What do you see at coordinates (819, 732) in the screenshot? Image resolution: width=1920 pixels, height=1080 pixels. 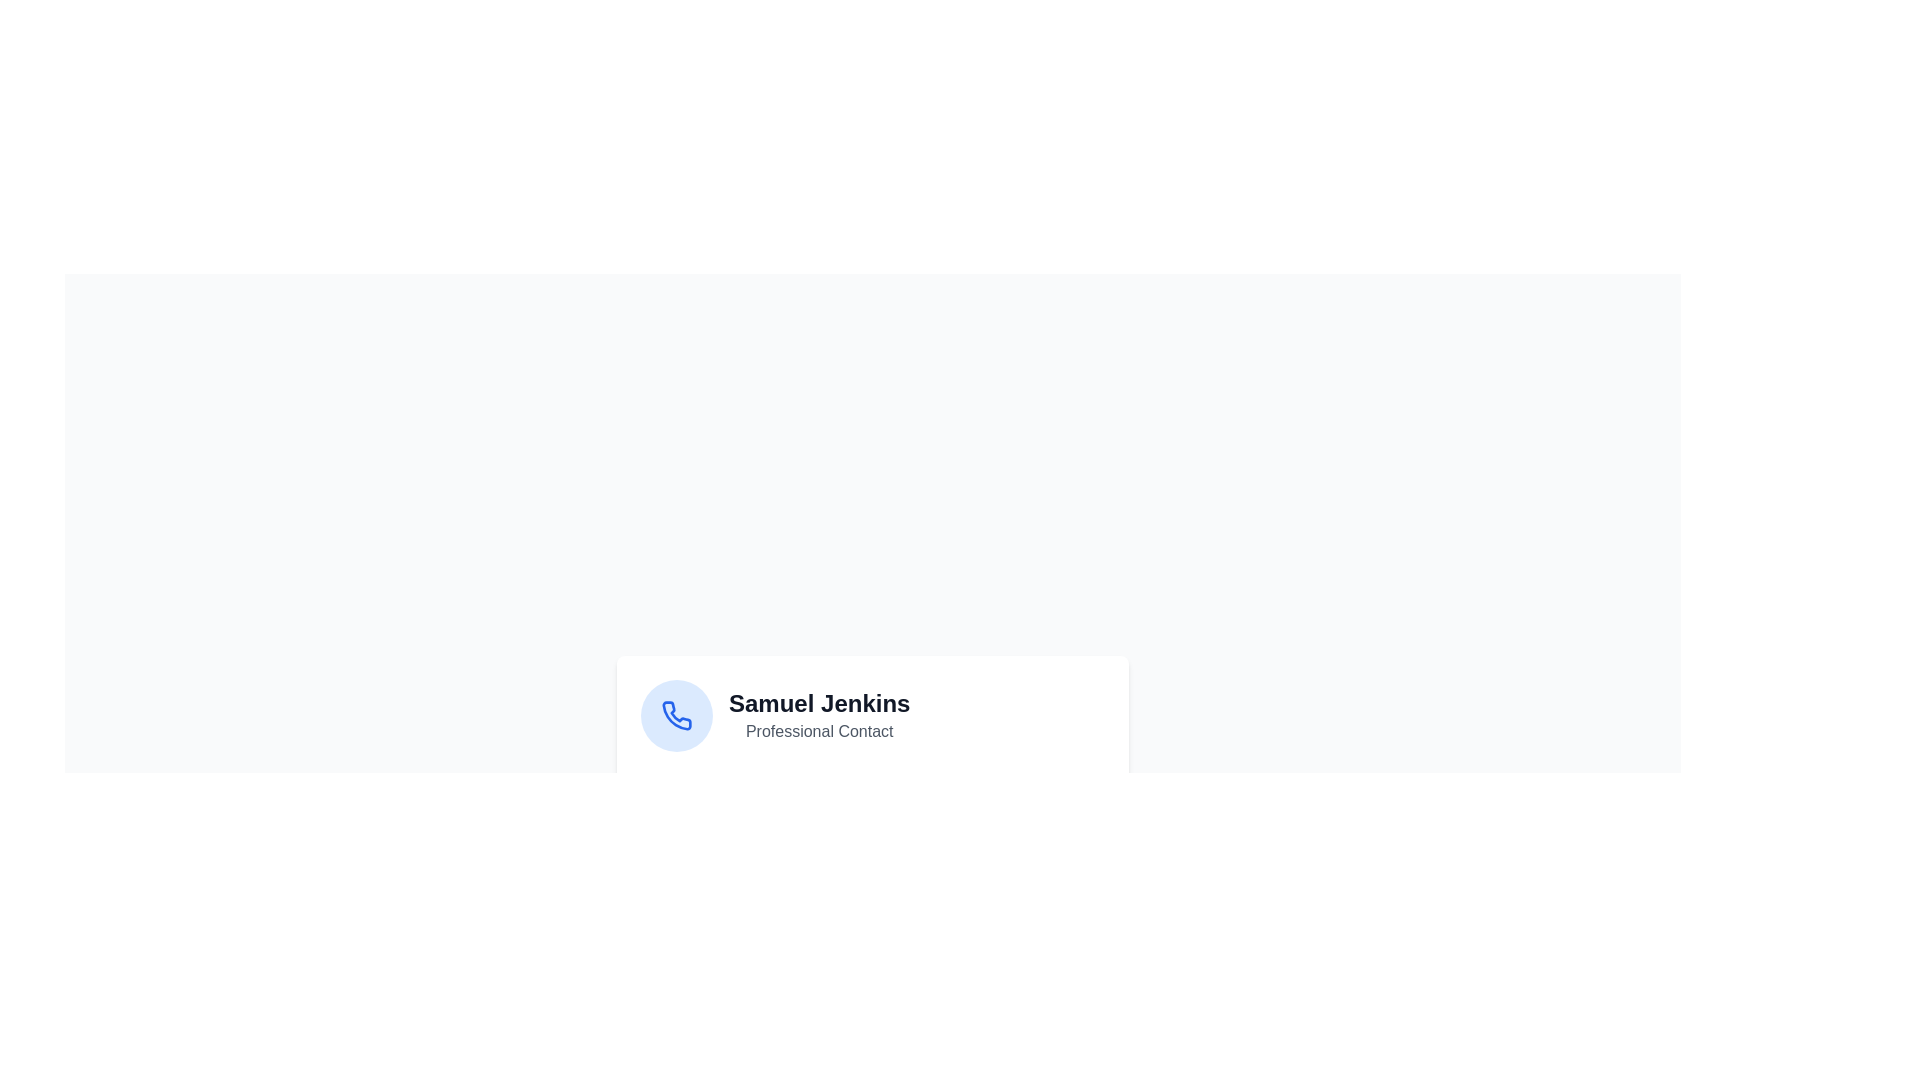 I see `the text label displaying 'Professional Contact' which is located below 'Samuel Jenkins' in a white card-like section` at bounding box center [819, 732].